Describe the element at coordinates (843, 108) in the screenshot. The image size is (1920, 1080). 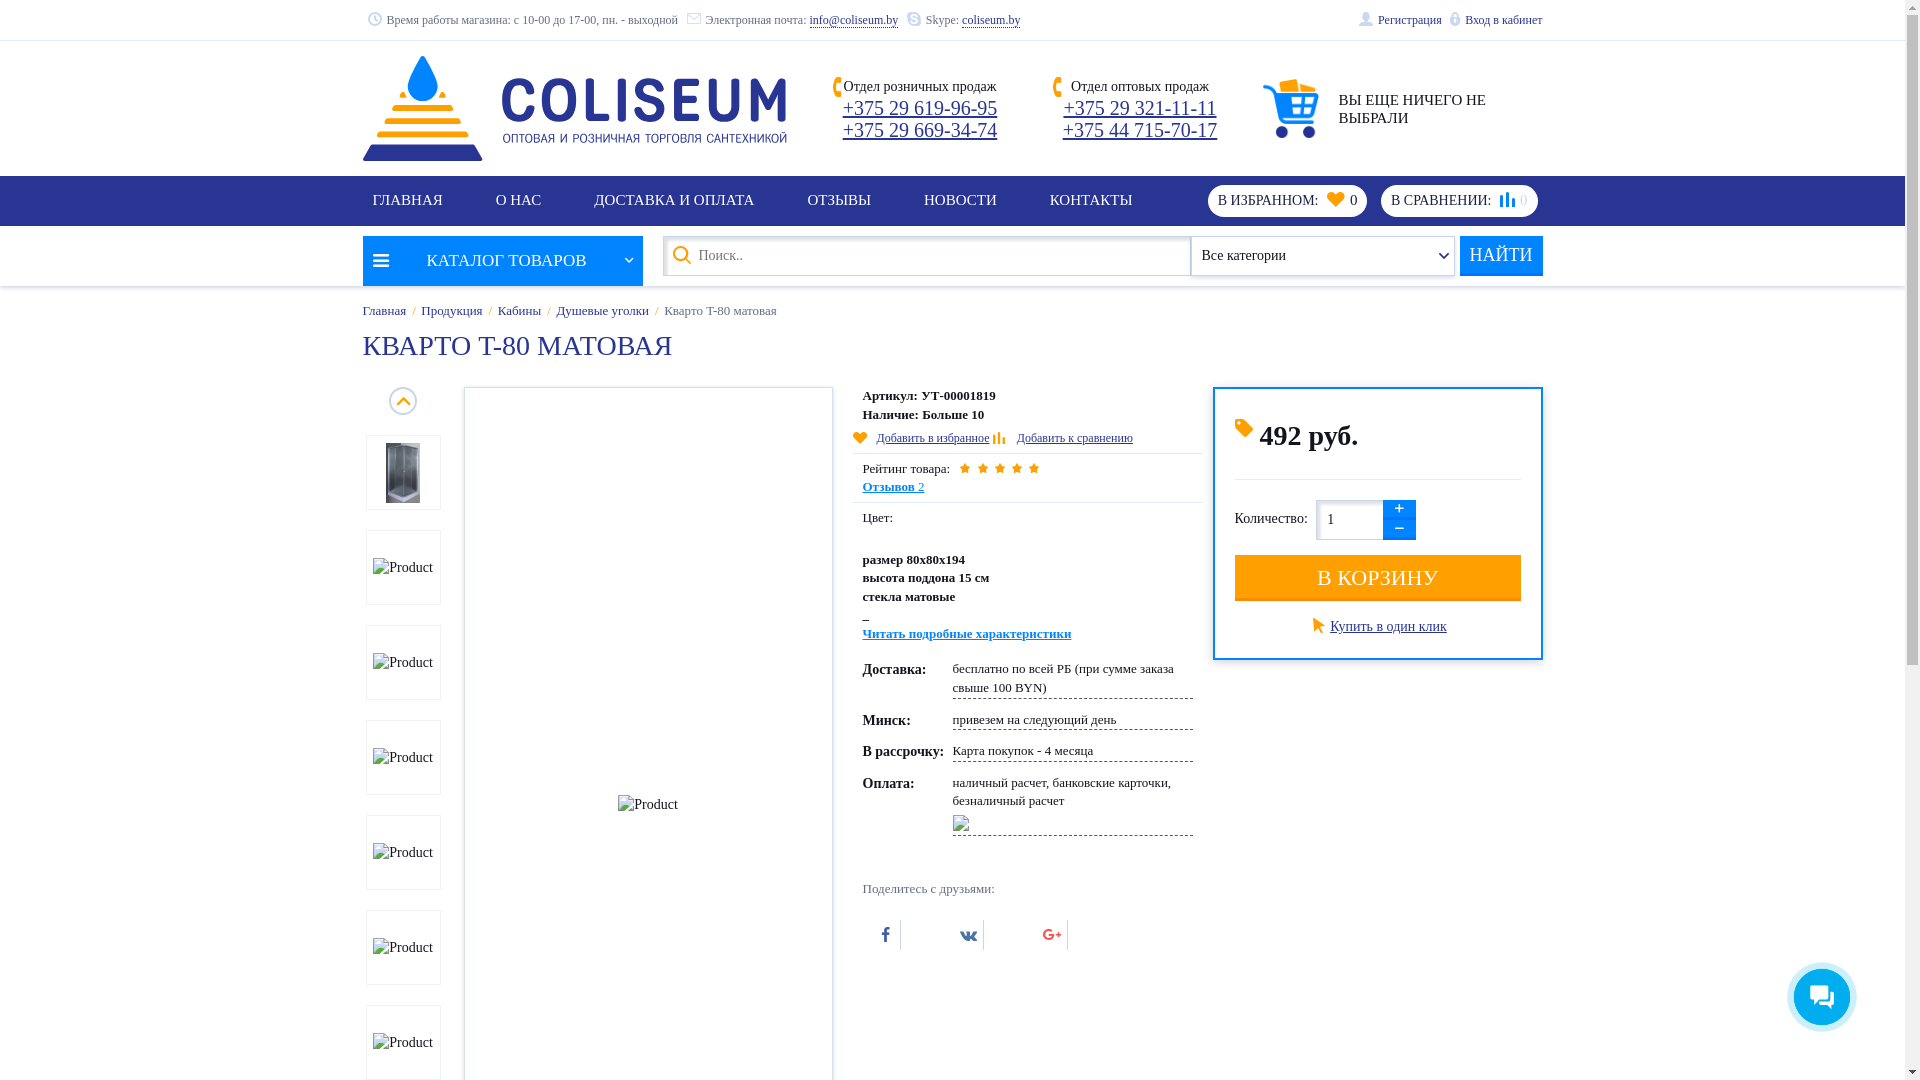
I see `'+375 29 619-96-95'` at that location.